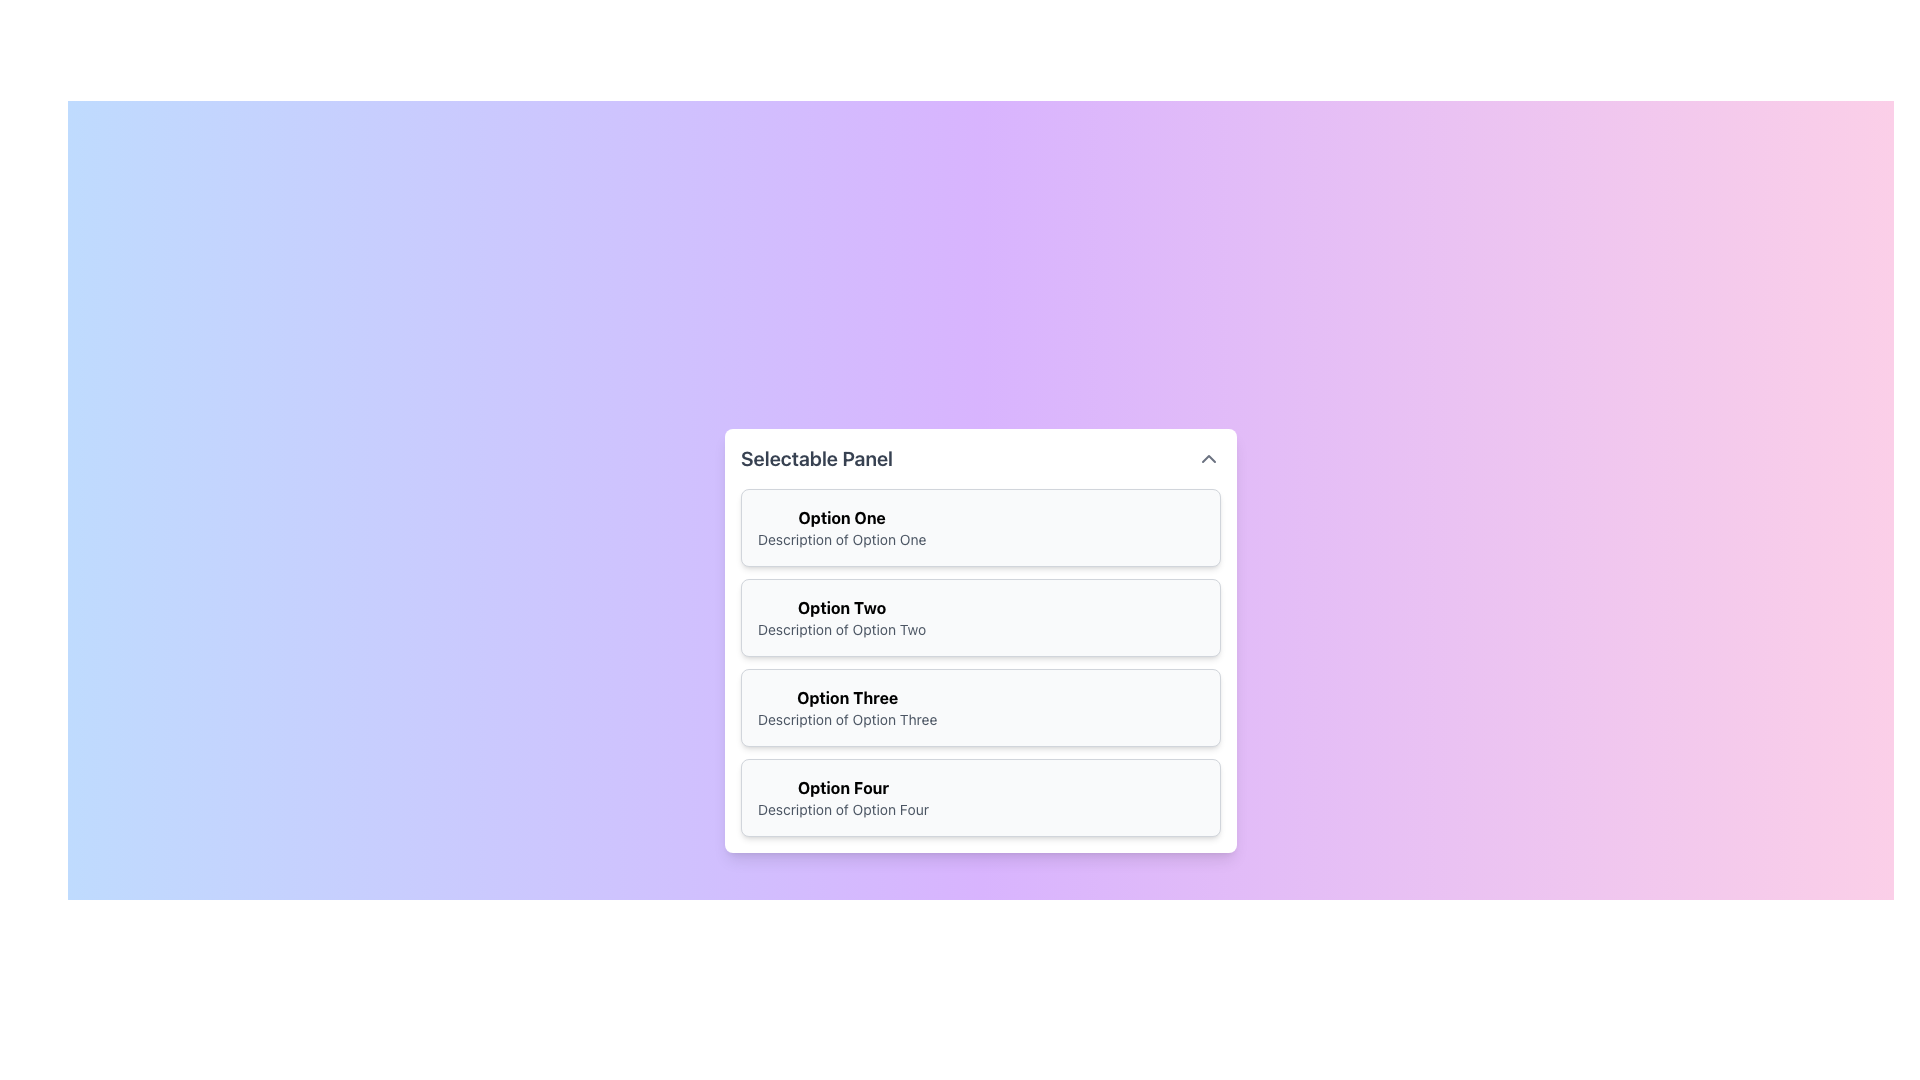 The height and width of the screenshot is (1080, 1920). What do you see at coordinates (843, 810) in the screenshot?
I see `the text label styled in a smaller font size with gray color that contains the text 'Description of Option Four', located beneath the bold title 'Option Four' in the last card of the vertically stacked list in the 'Selectable Panel'` at bounding box center [843, 810].